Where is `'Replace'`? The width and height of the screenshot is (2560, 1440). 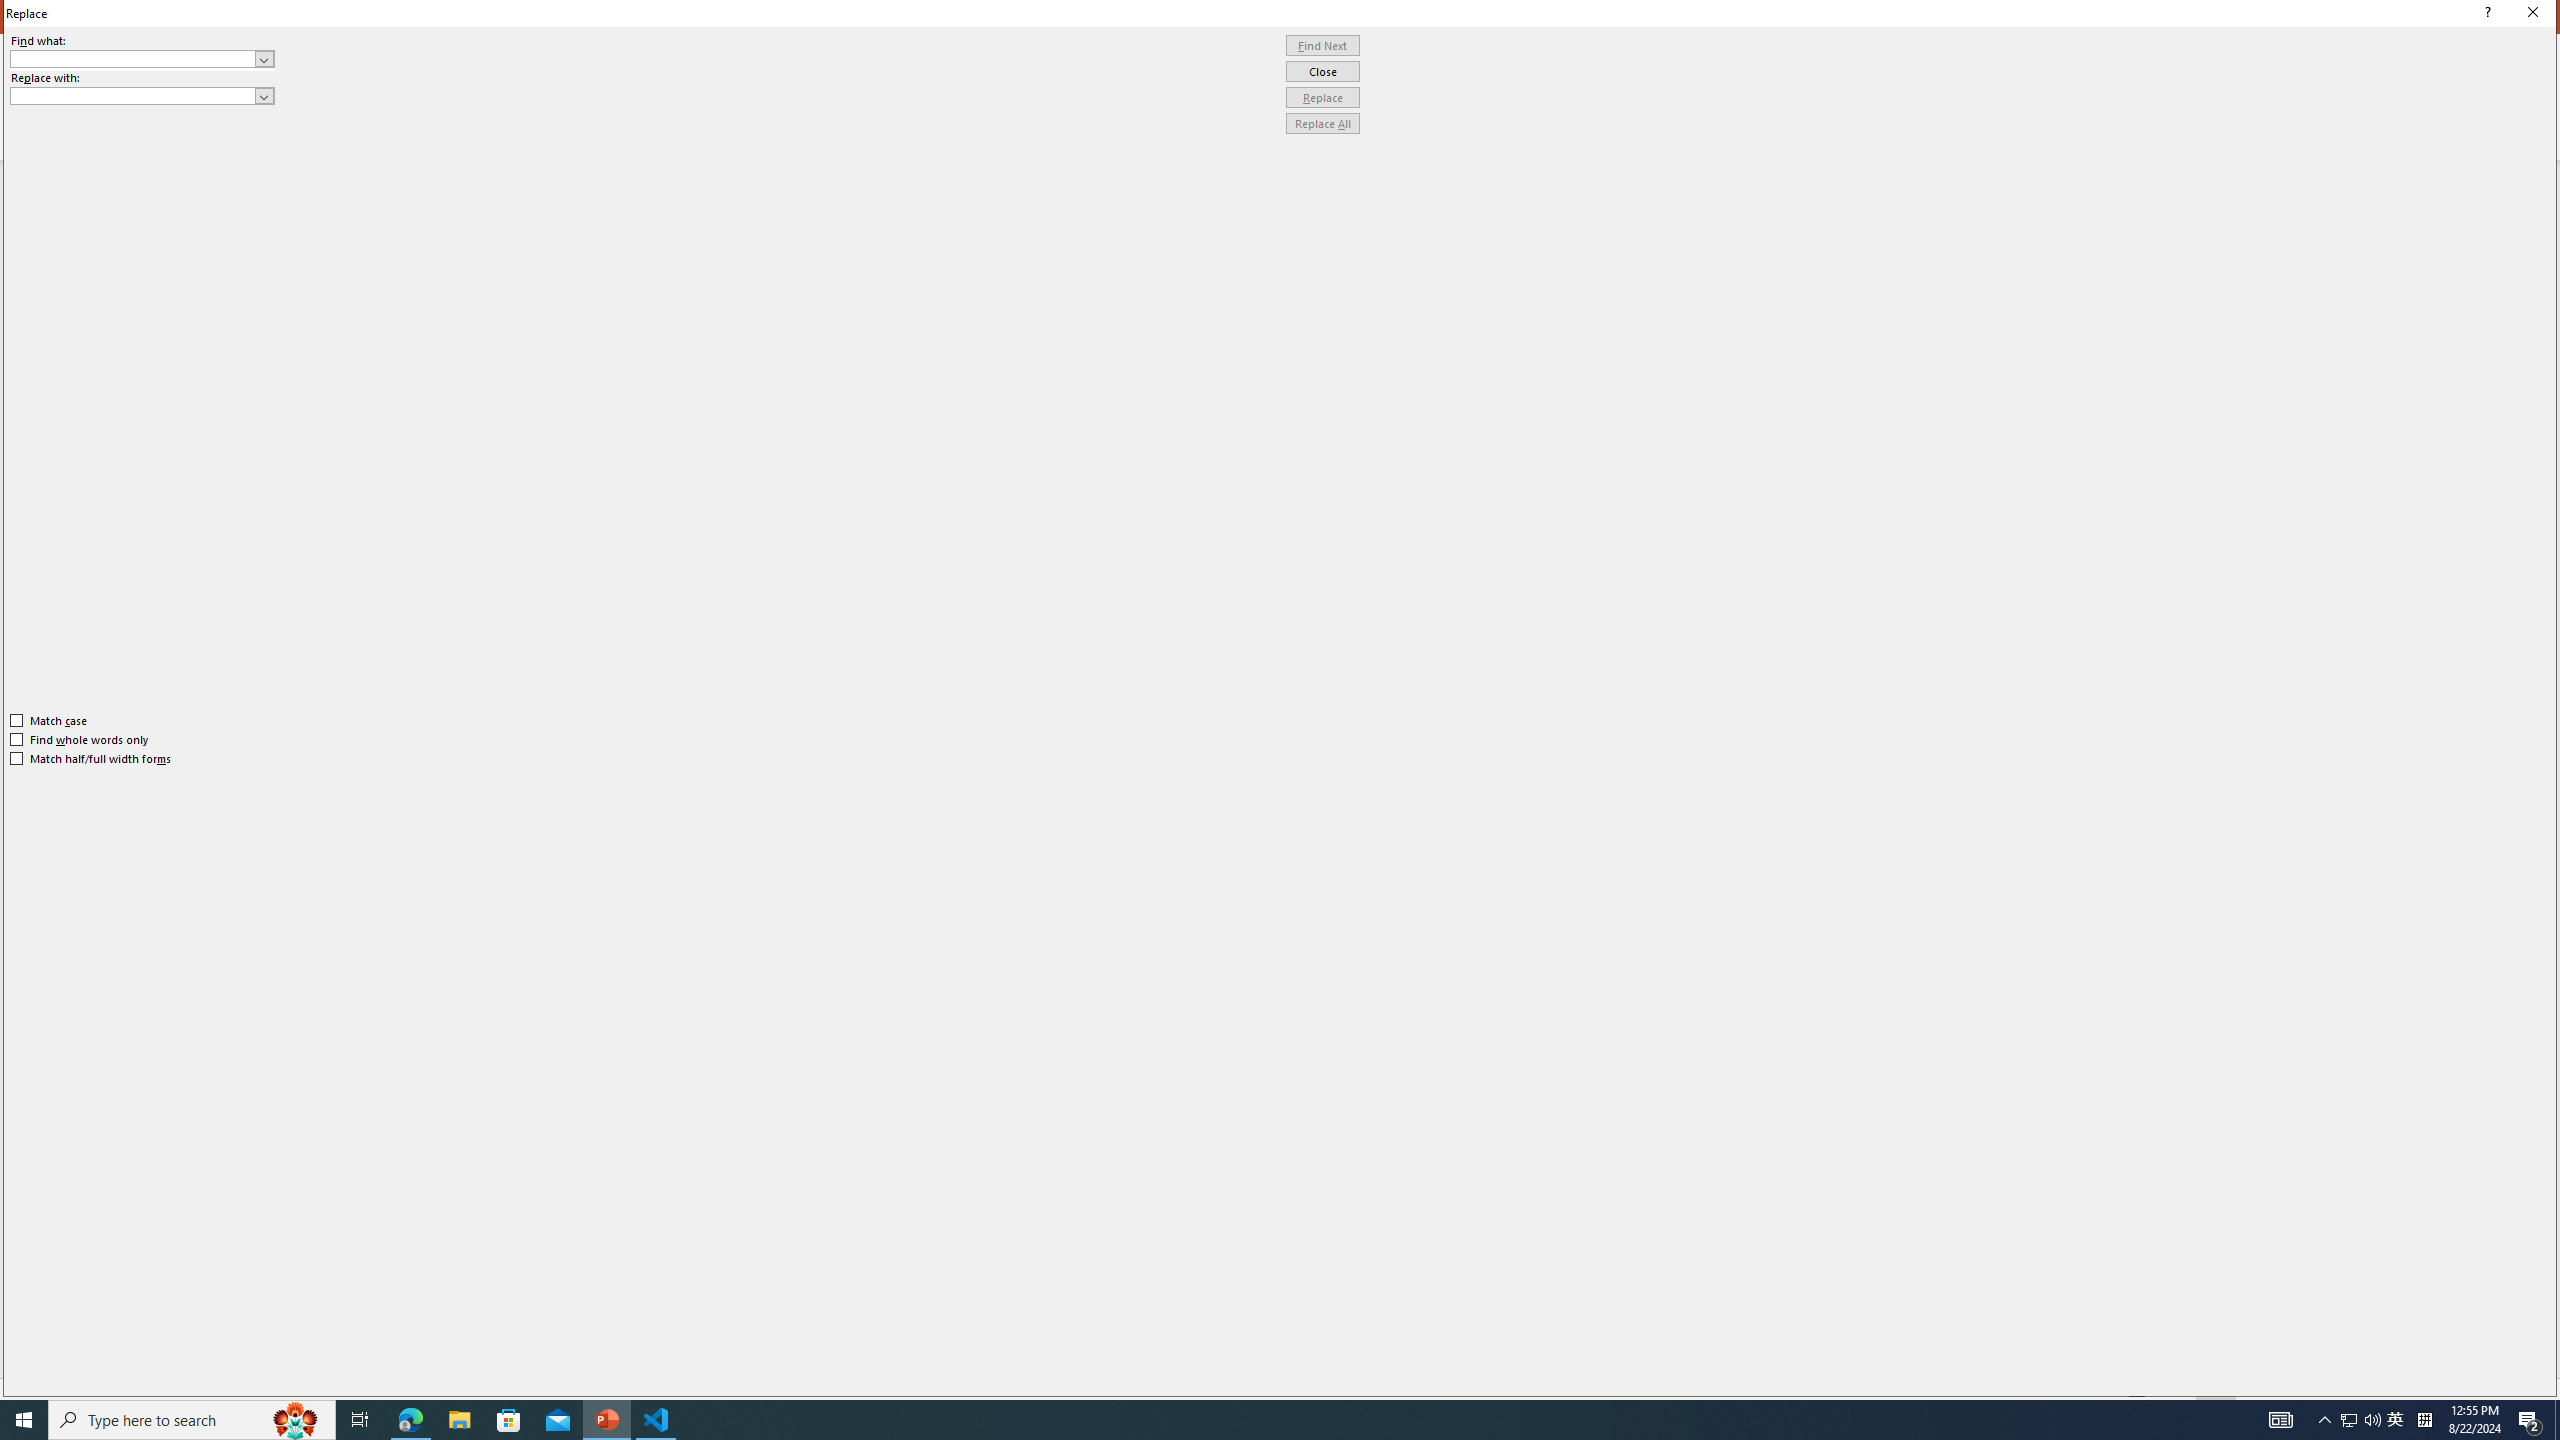
'Replace' is located at coordinates (1322, 96).